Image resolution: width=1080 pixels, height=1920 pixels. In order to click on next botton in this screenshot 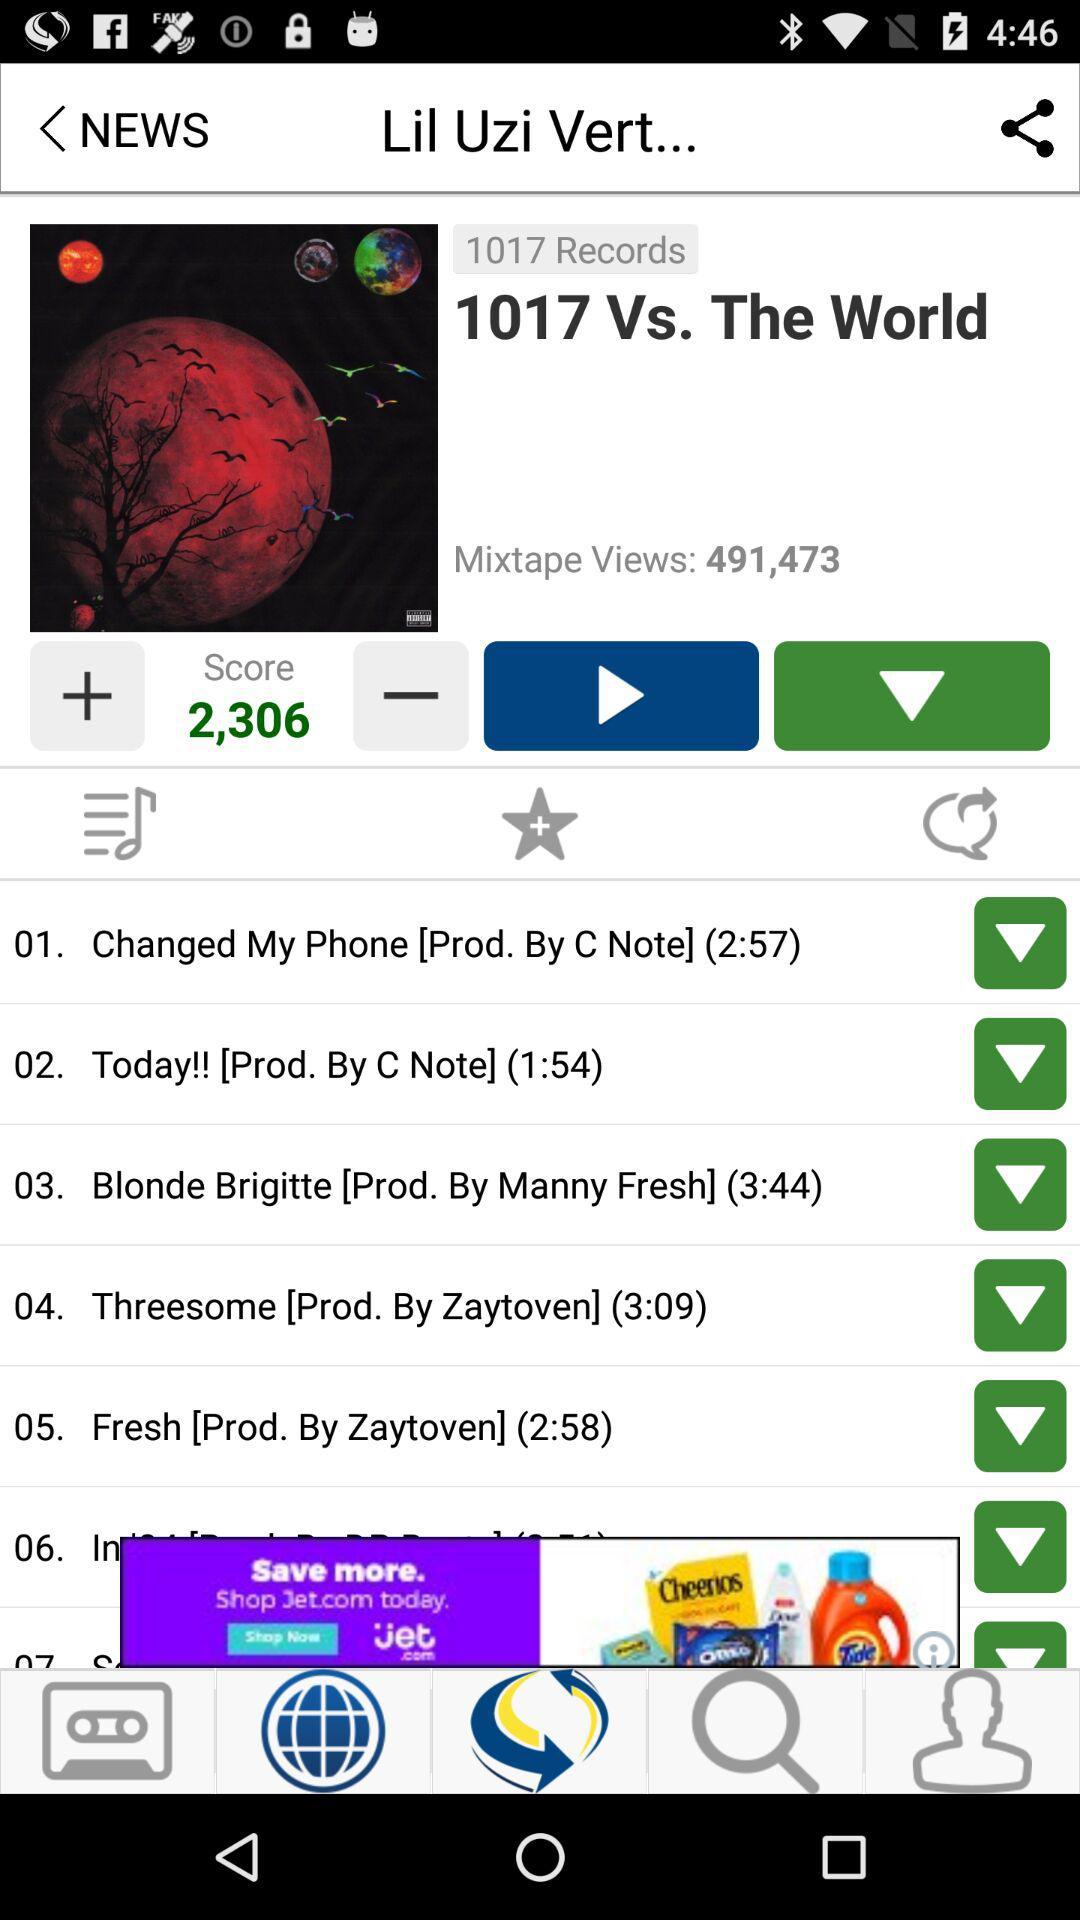, I will do `click(1020, 1644)`.